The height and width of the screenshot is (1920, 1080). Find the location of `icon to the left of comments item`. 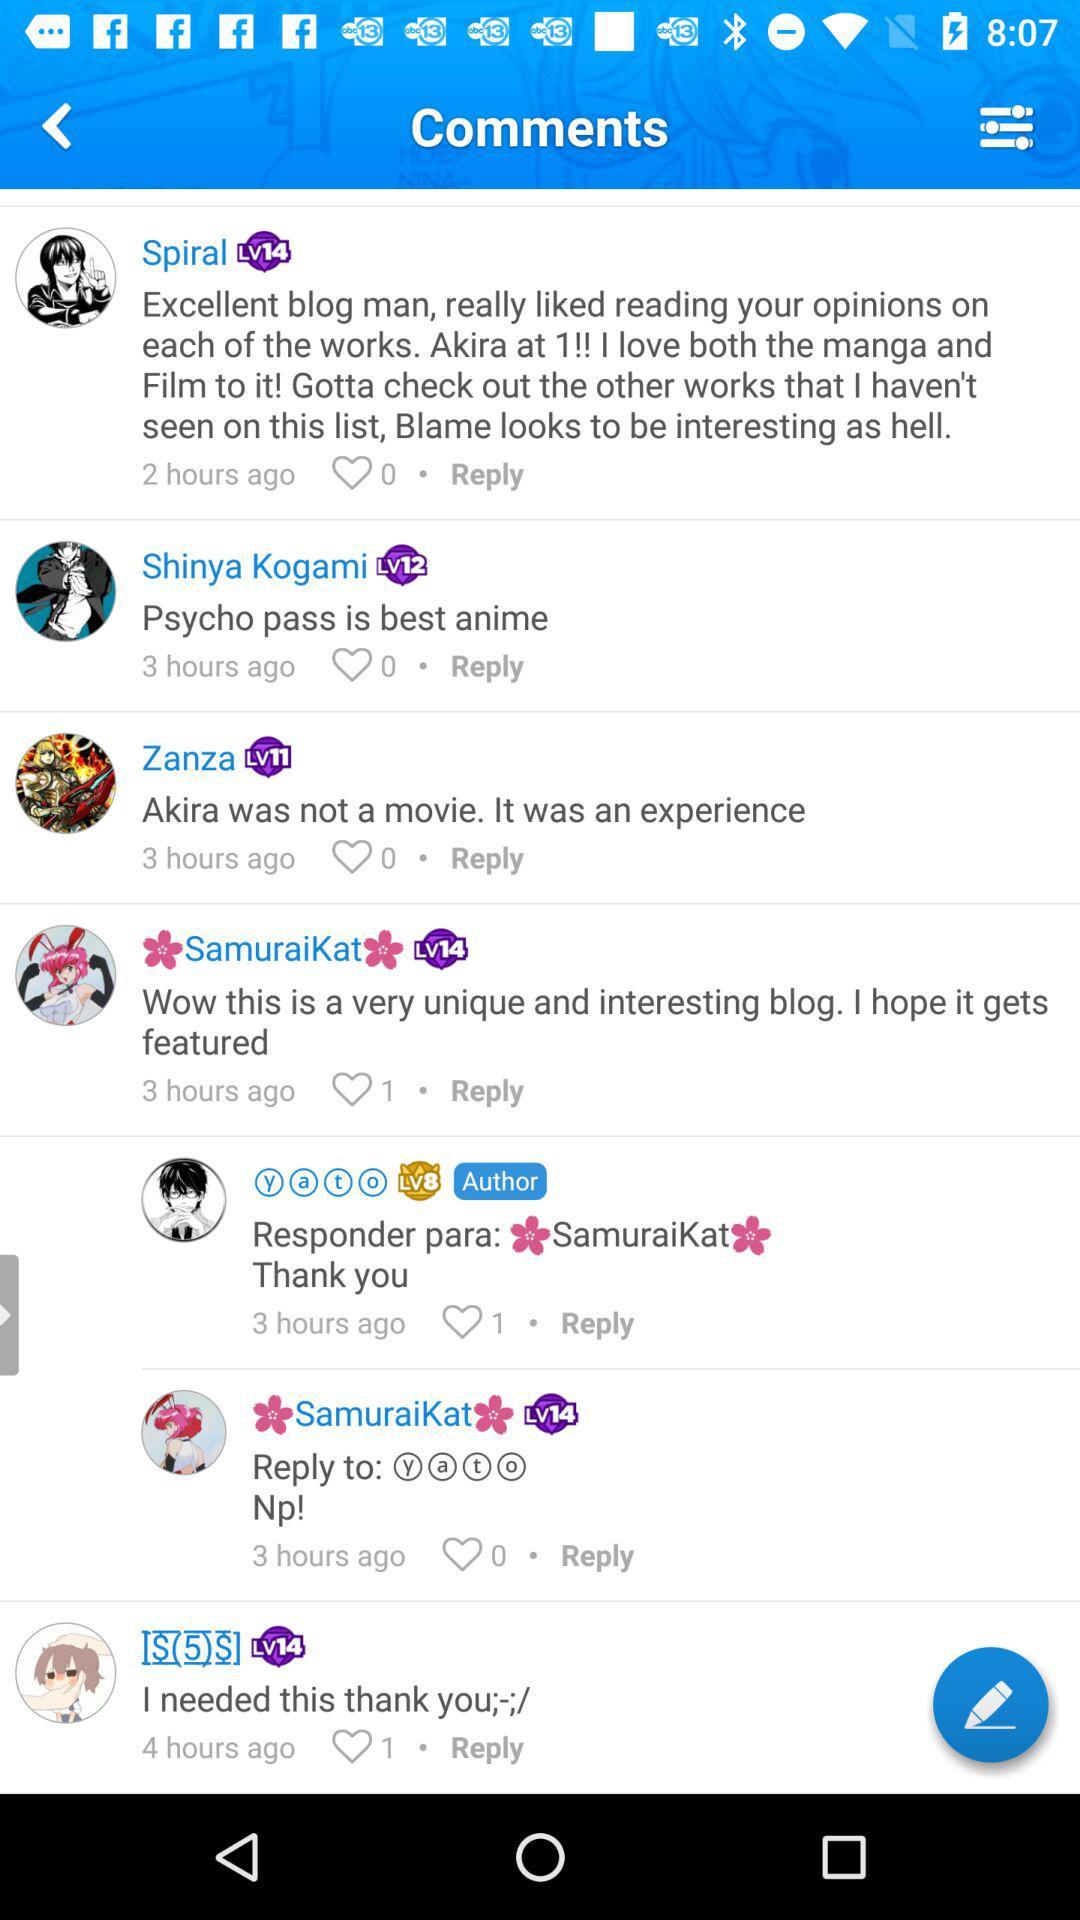

icon to the left of comments item is located at coordinates (59, 124).